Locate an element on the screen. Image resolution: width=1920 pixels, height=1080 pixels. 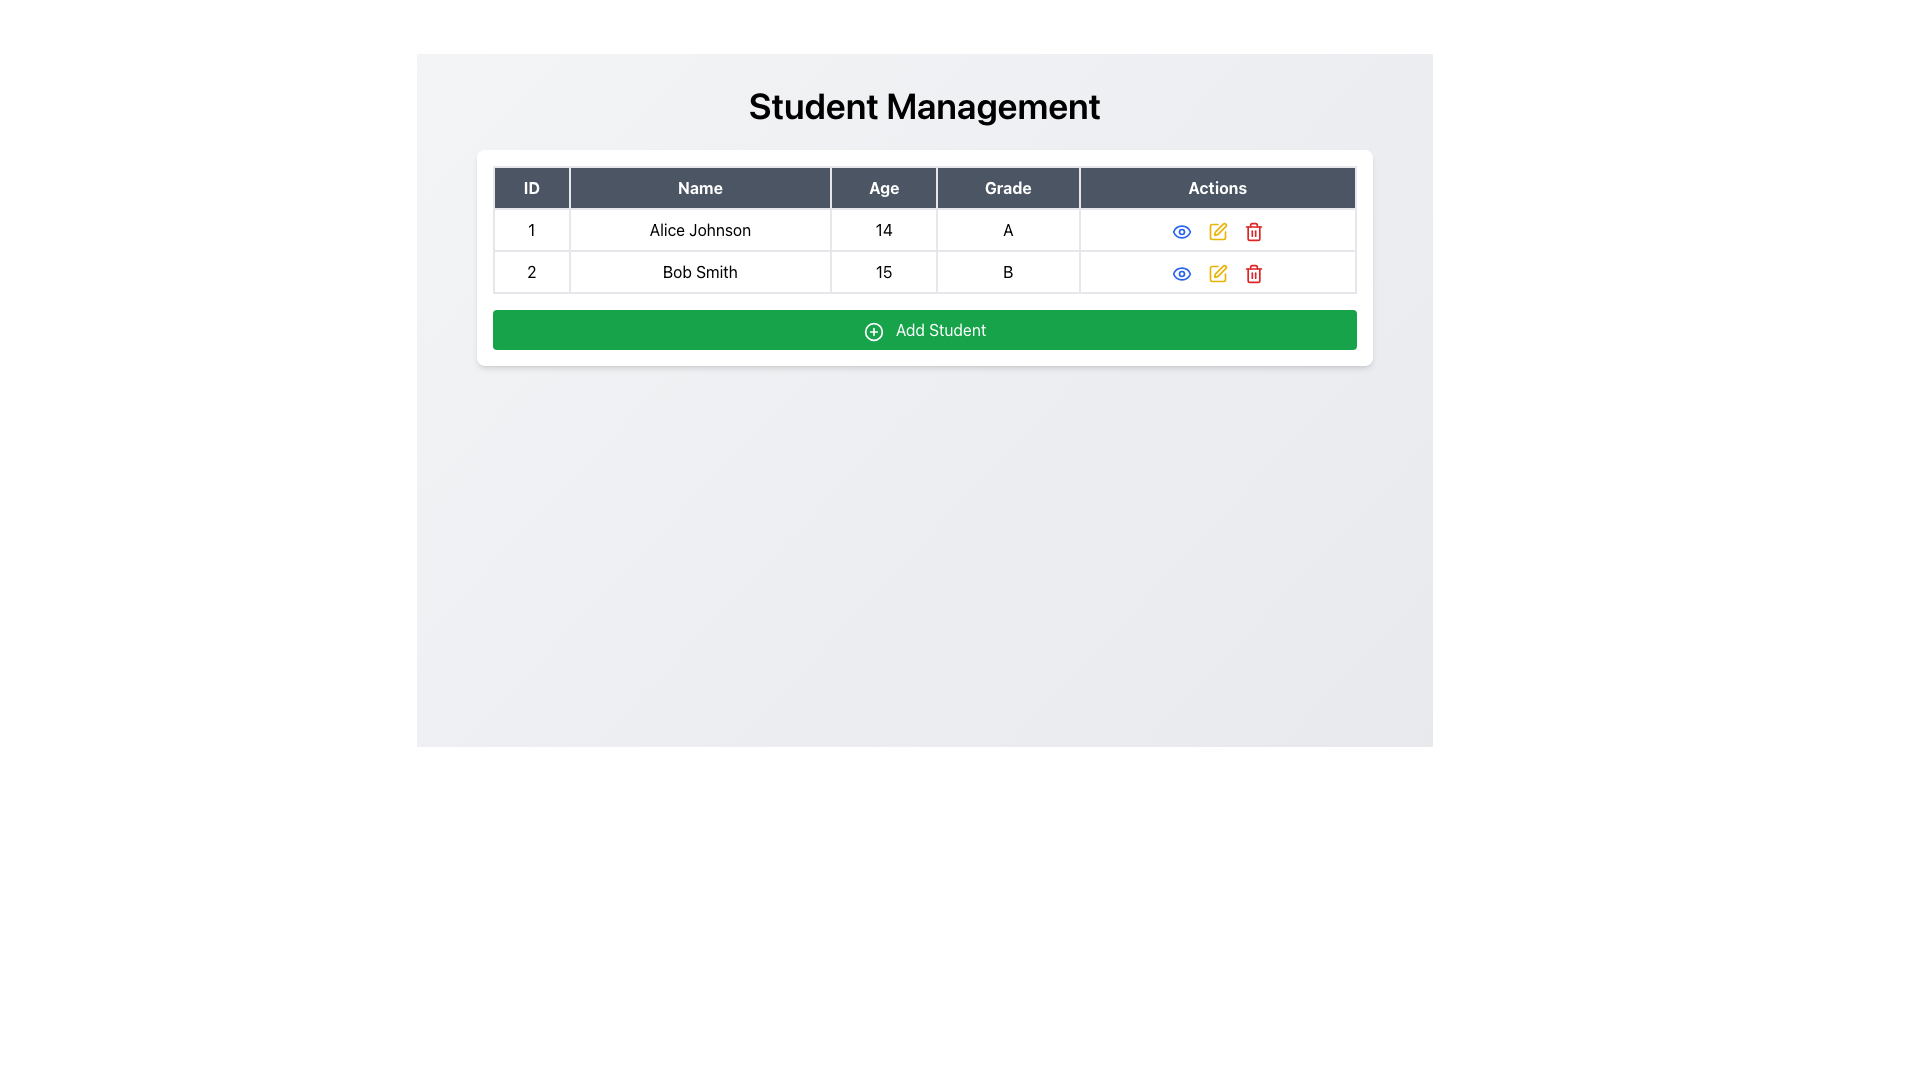
the green button labeled 'Add Student', which contains a circular icon with a plus sign in the center is located at coordinates (873, 330).